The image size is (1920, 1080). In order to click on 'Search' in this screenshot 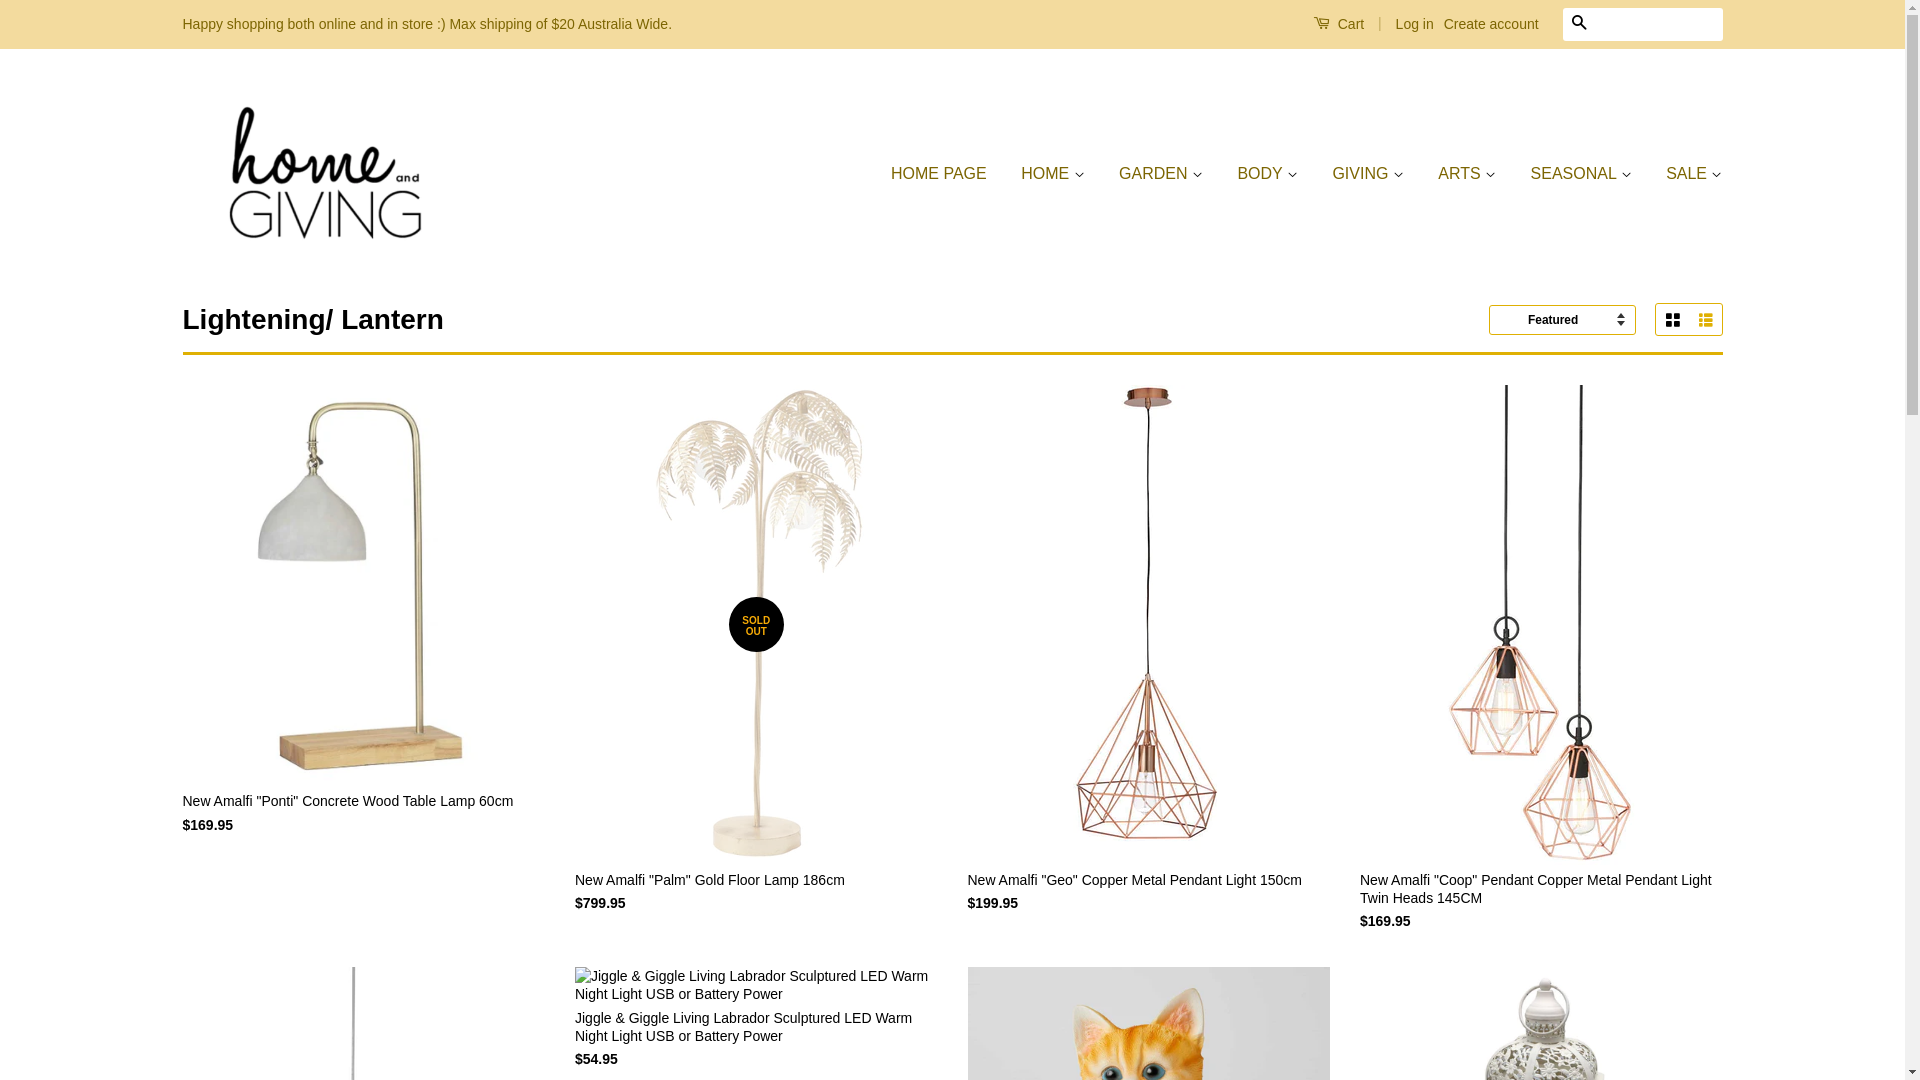, I will do `click(1560, 24)`.